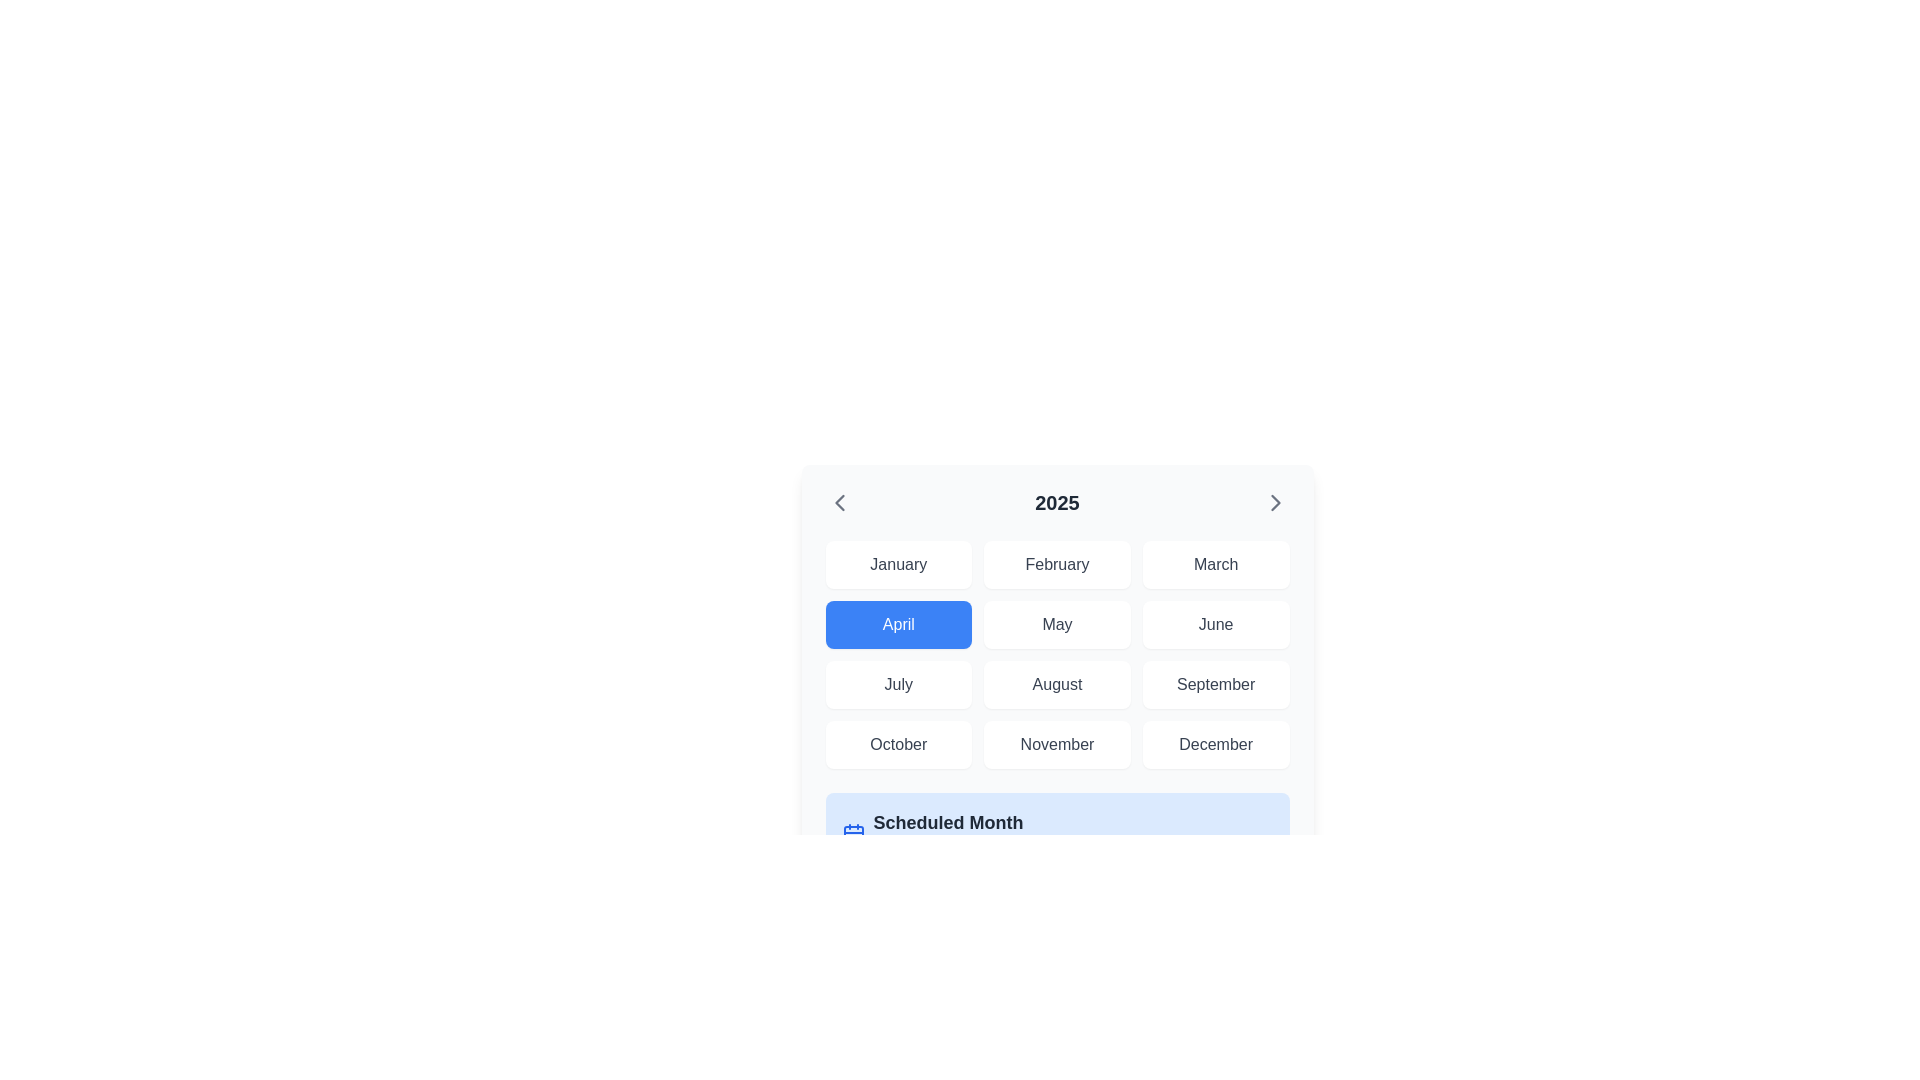 The image size is (1920, 1080). Describe the element at coordinates (1215, 744) in the screenshot. I see `the 'December' button, which is the last button in a grid of month buttons, to trigger a visual hover effect` at that location.